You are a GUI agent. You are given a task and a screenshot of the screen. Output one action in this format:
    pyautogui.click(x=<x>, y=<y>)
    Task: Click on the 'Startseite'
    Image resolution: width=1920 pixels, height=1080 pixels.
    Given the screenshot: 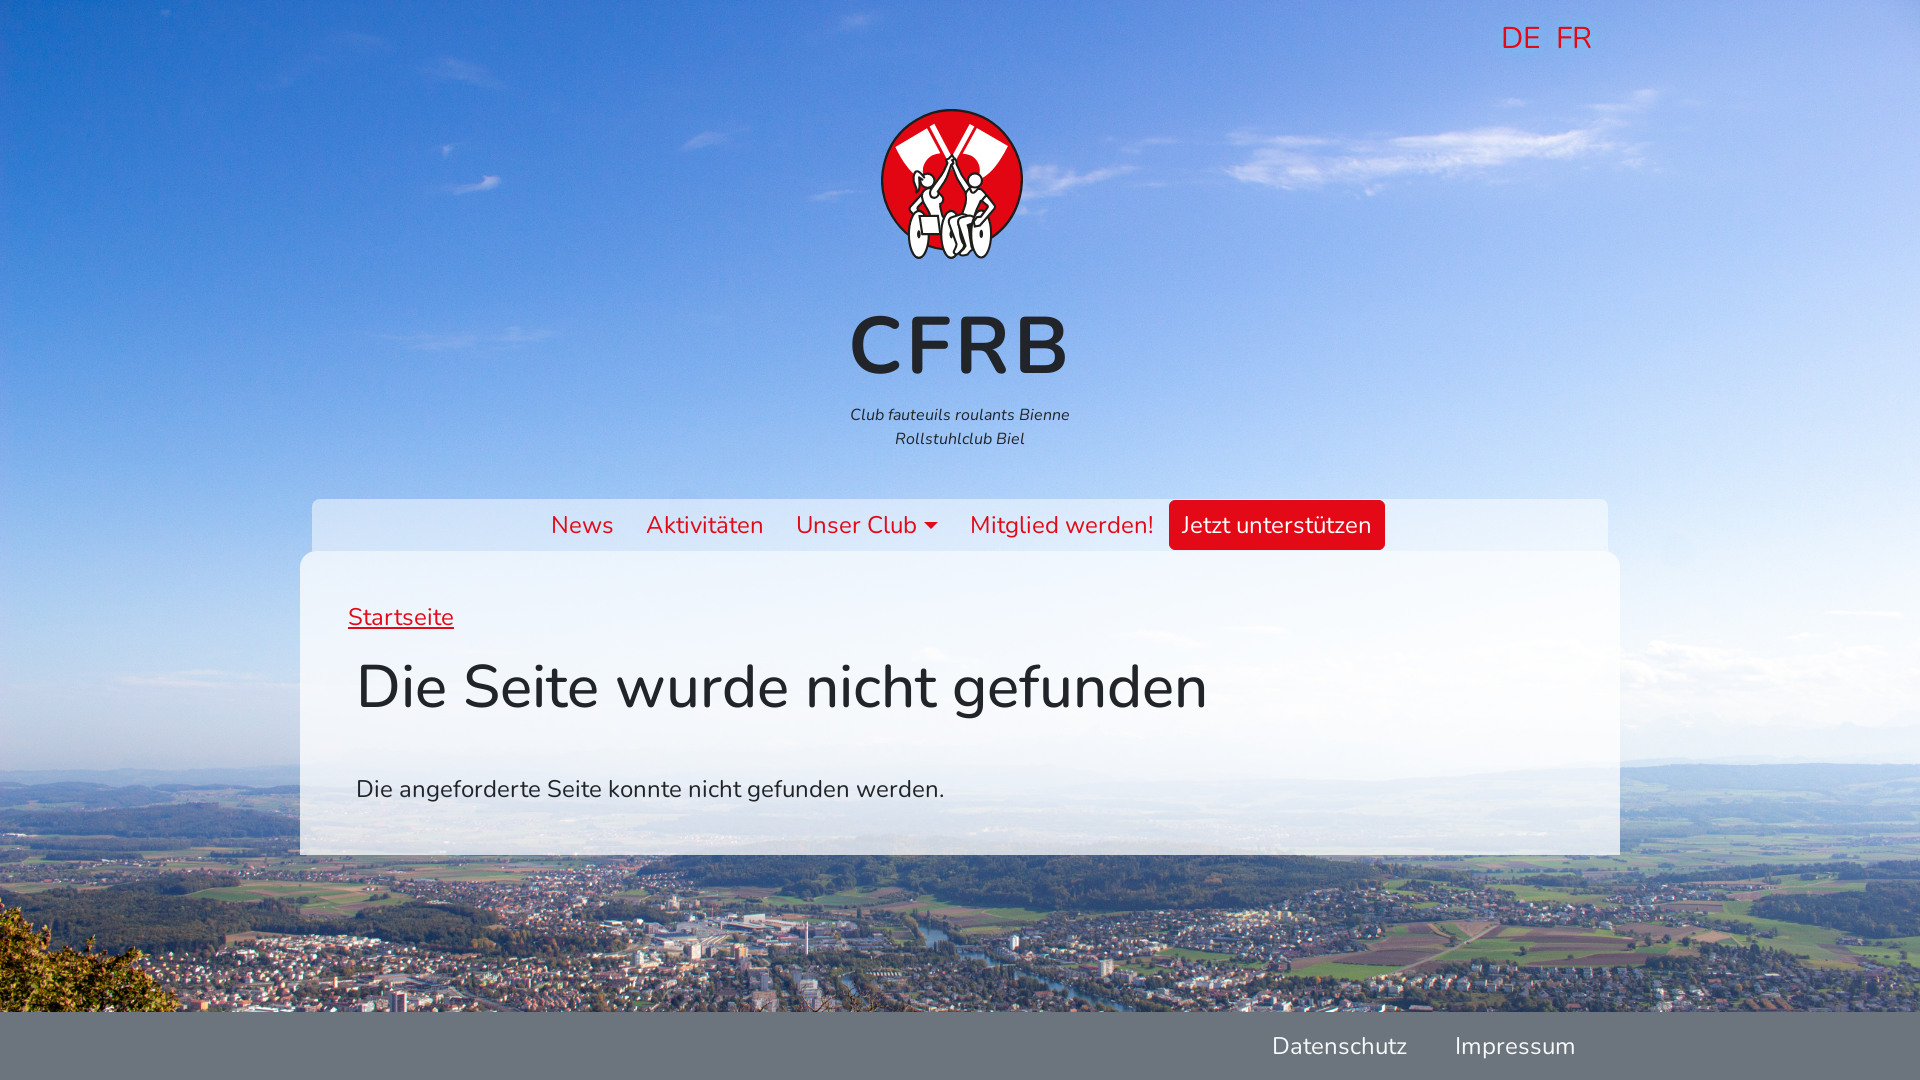 What is the action you would take?
    pyautogui.click(x=960, y=184)
    